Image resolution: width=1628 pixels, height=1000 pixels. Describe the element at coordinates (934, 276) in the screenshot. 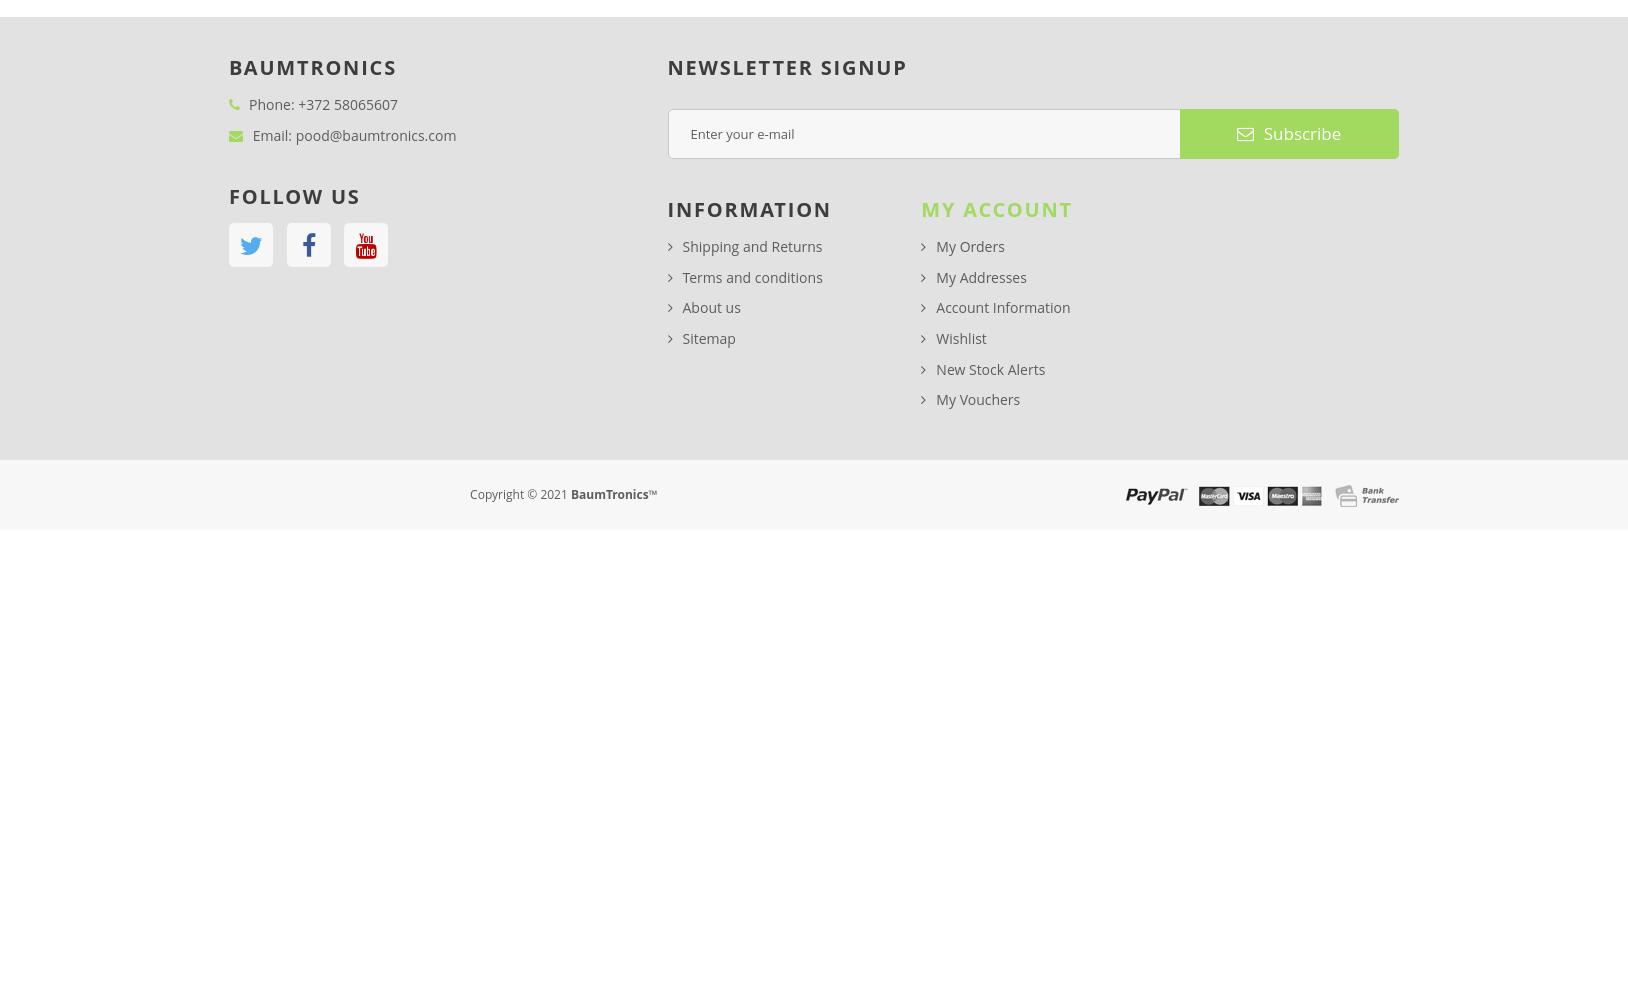

I see `'My Addresses'` at that location.